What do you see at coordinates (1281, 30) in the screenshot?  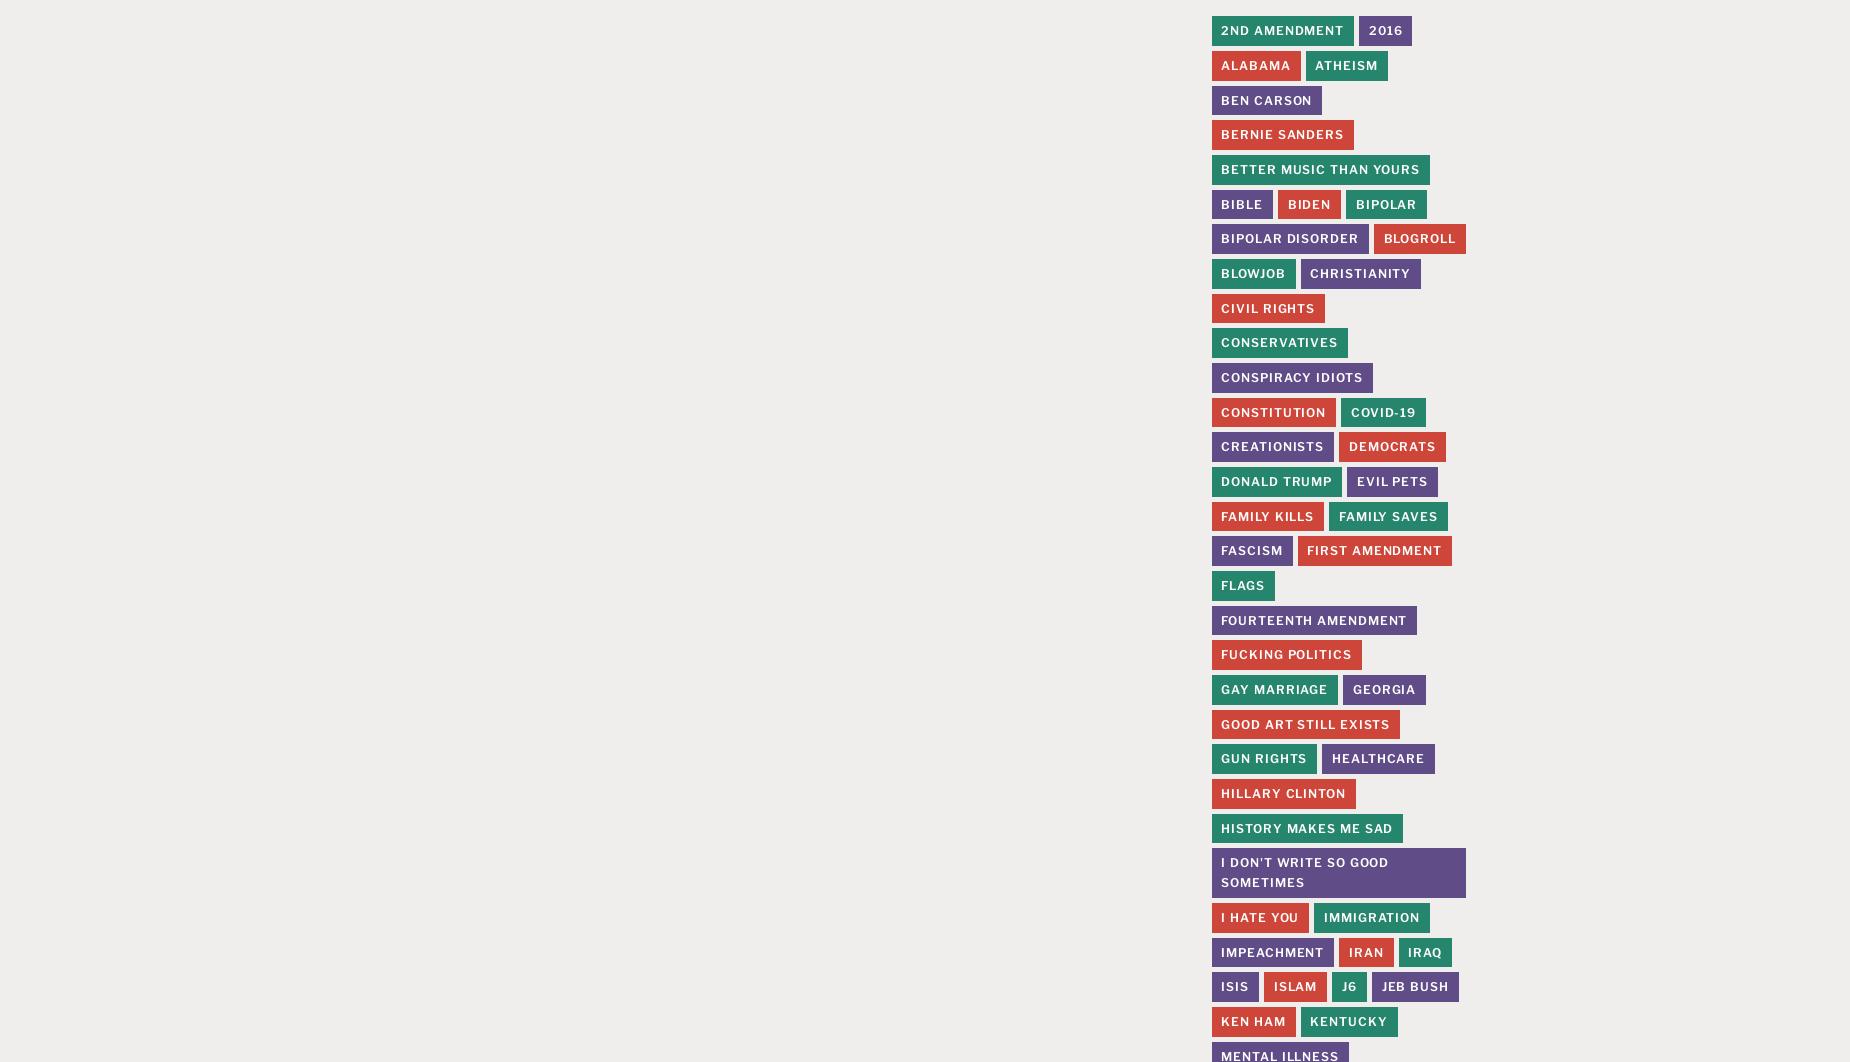 I see `'2nd Amendment'` at bounding box center [1281, 30].